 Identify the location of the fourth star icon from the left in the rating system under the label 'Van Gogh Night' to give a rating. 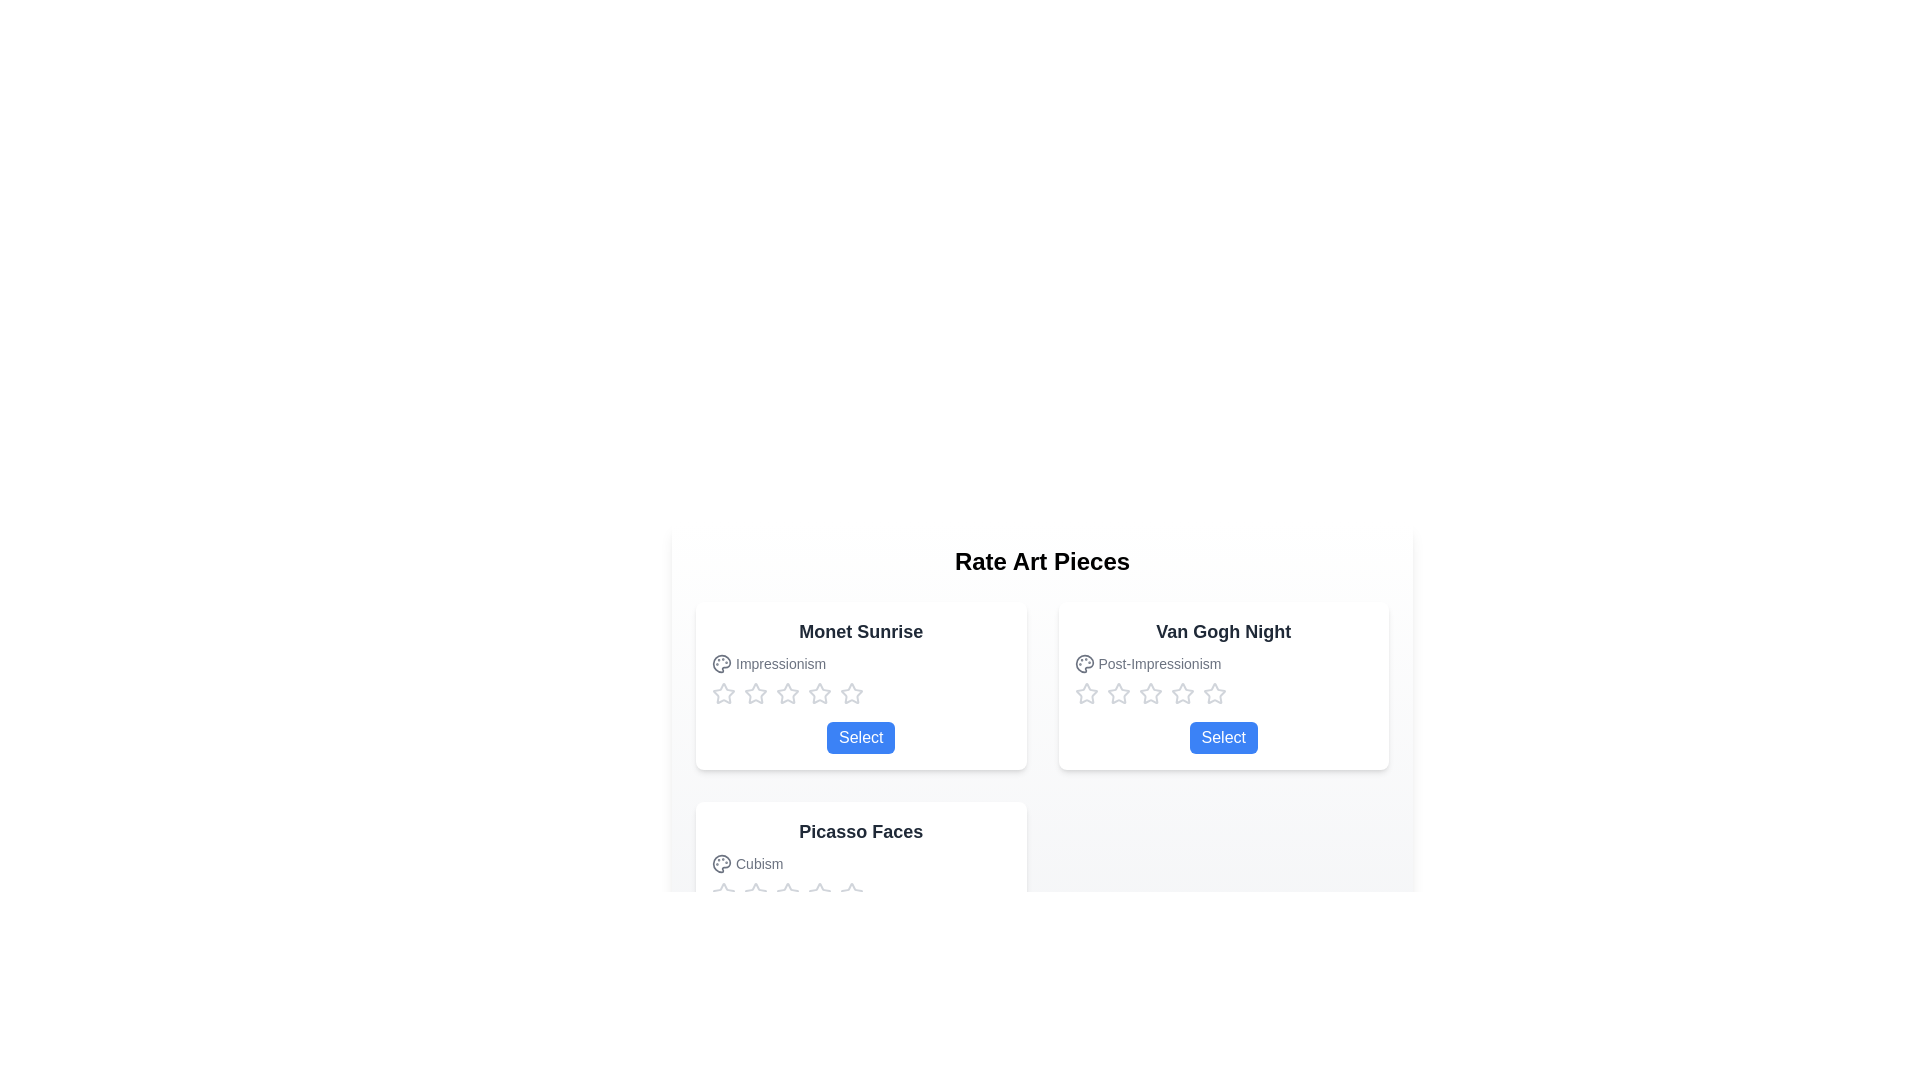
(1182, 693).